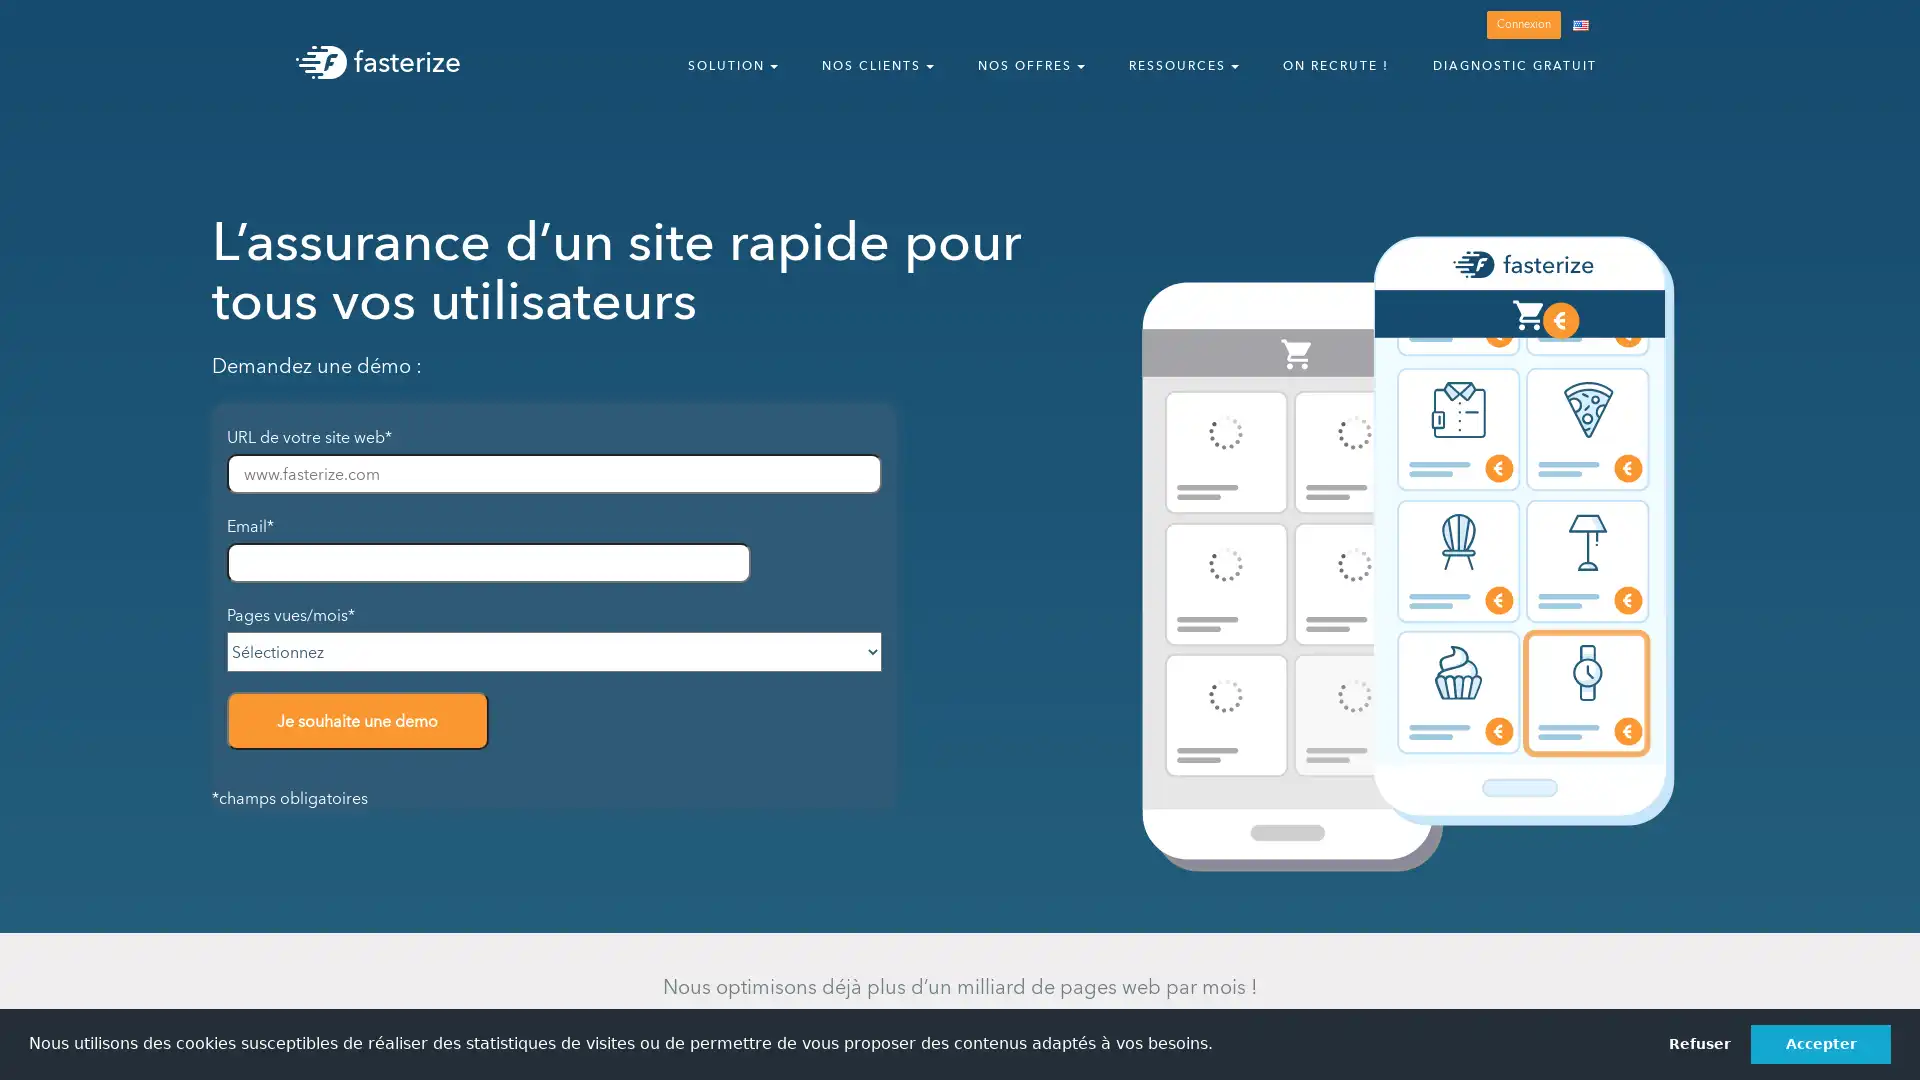 The width and height of the screenshot is (1920, 1080). What do you see at coordinates (1820, 1043) in the screenshot?
I see `allow cookies` at bounding box center [1820, 1043].